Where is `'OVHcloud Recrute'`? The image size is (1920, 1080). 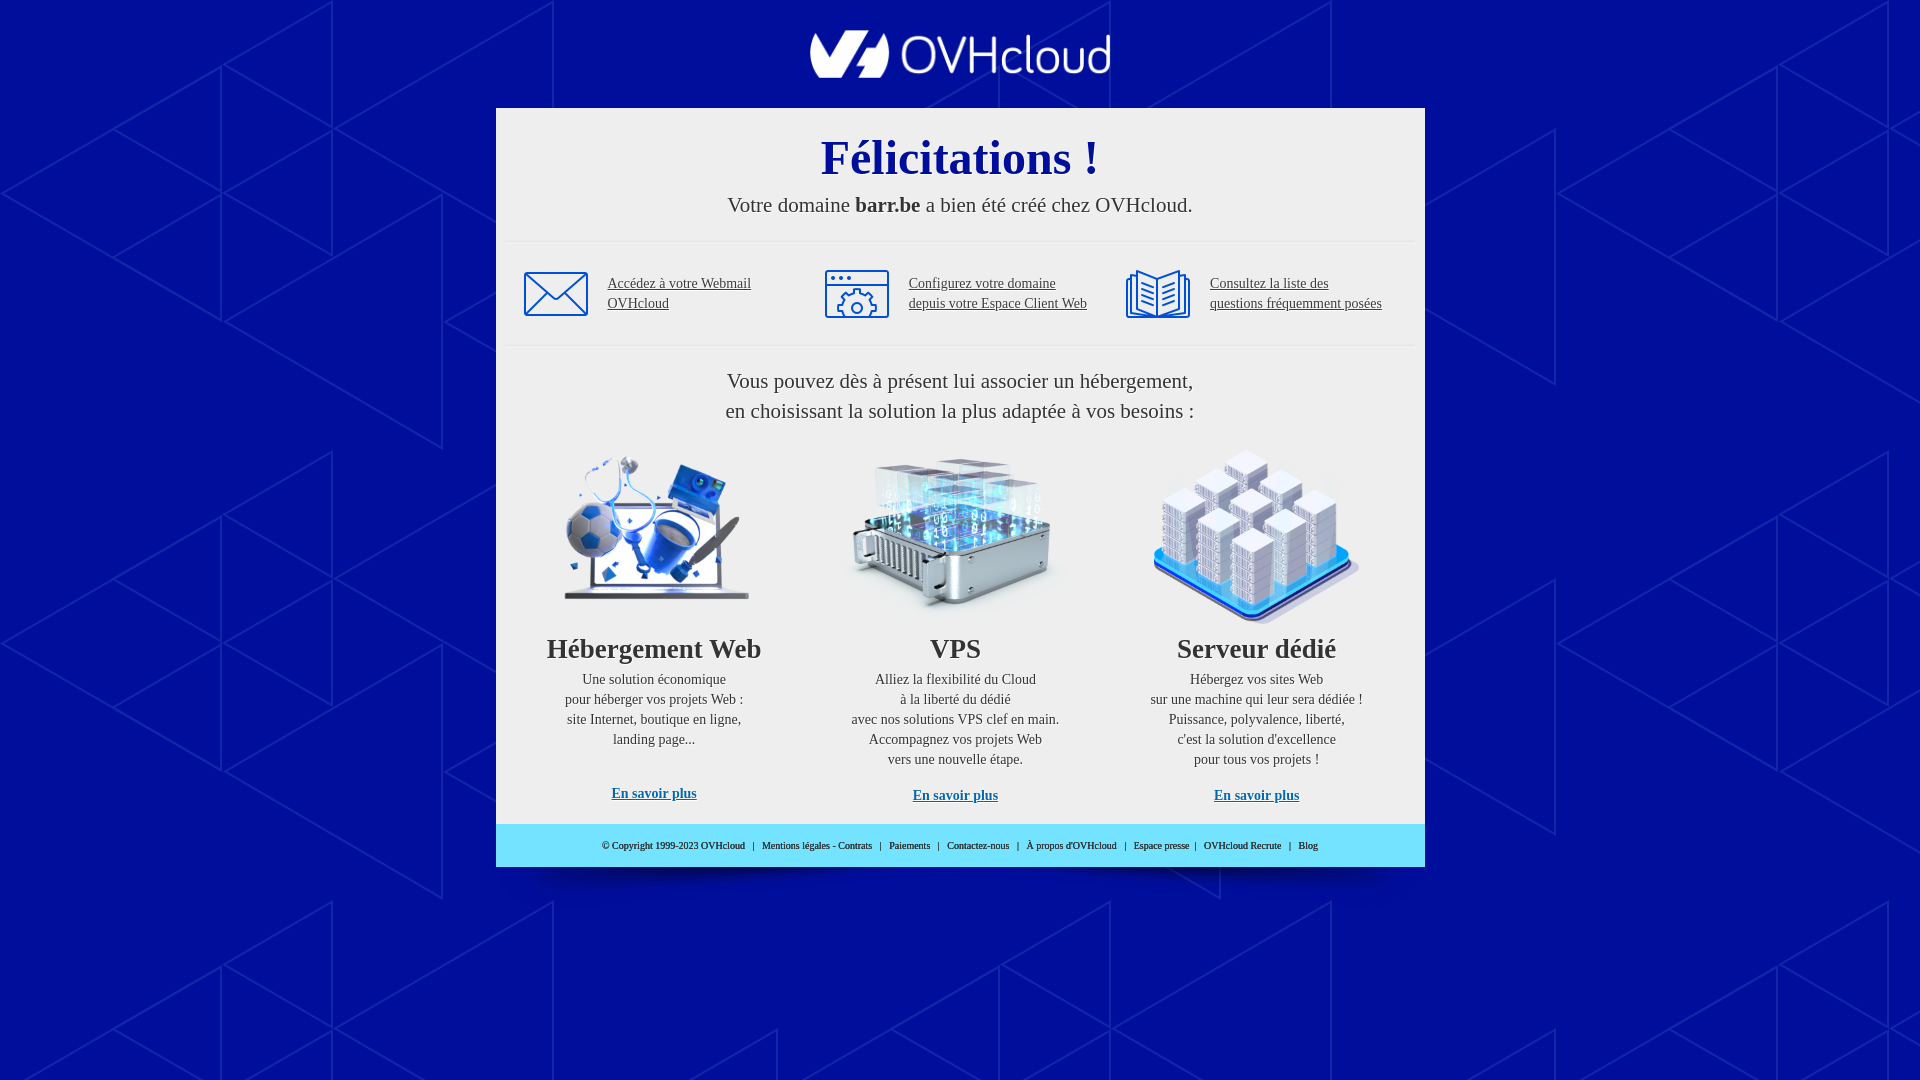
'OVHcloud Recrute' is located at coordinates (1241, 845).